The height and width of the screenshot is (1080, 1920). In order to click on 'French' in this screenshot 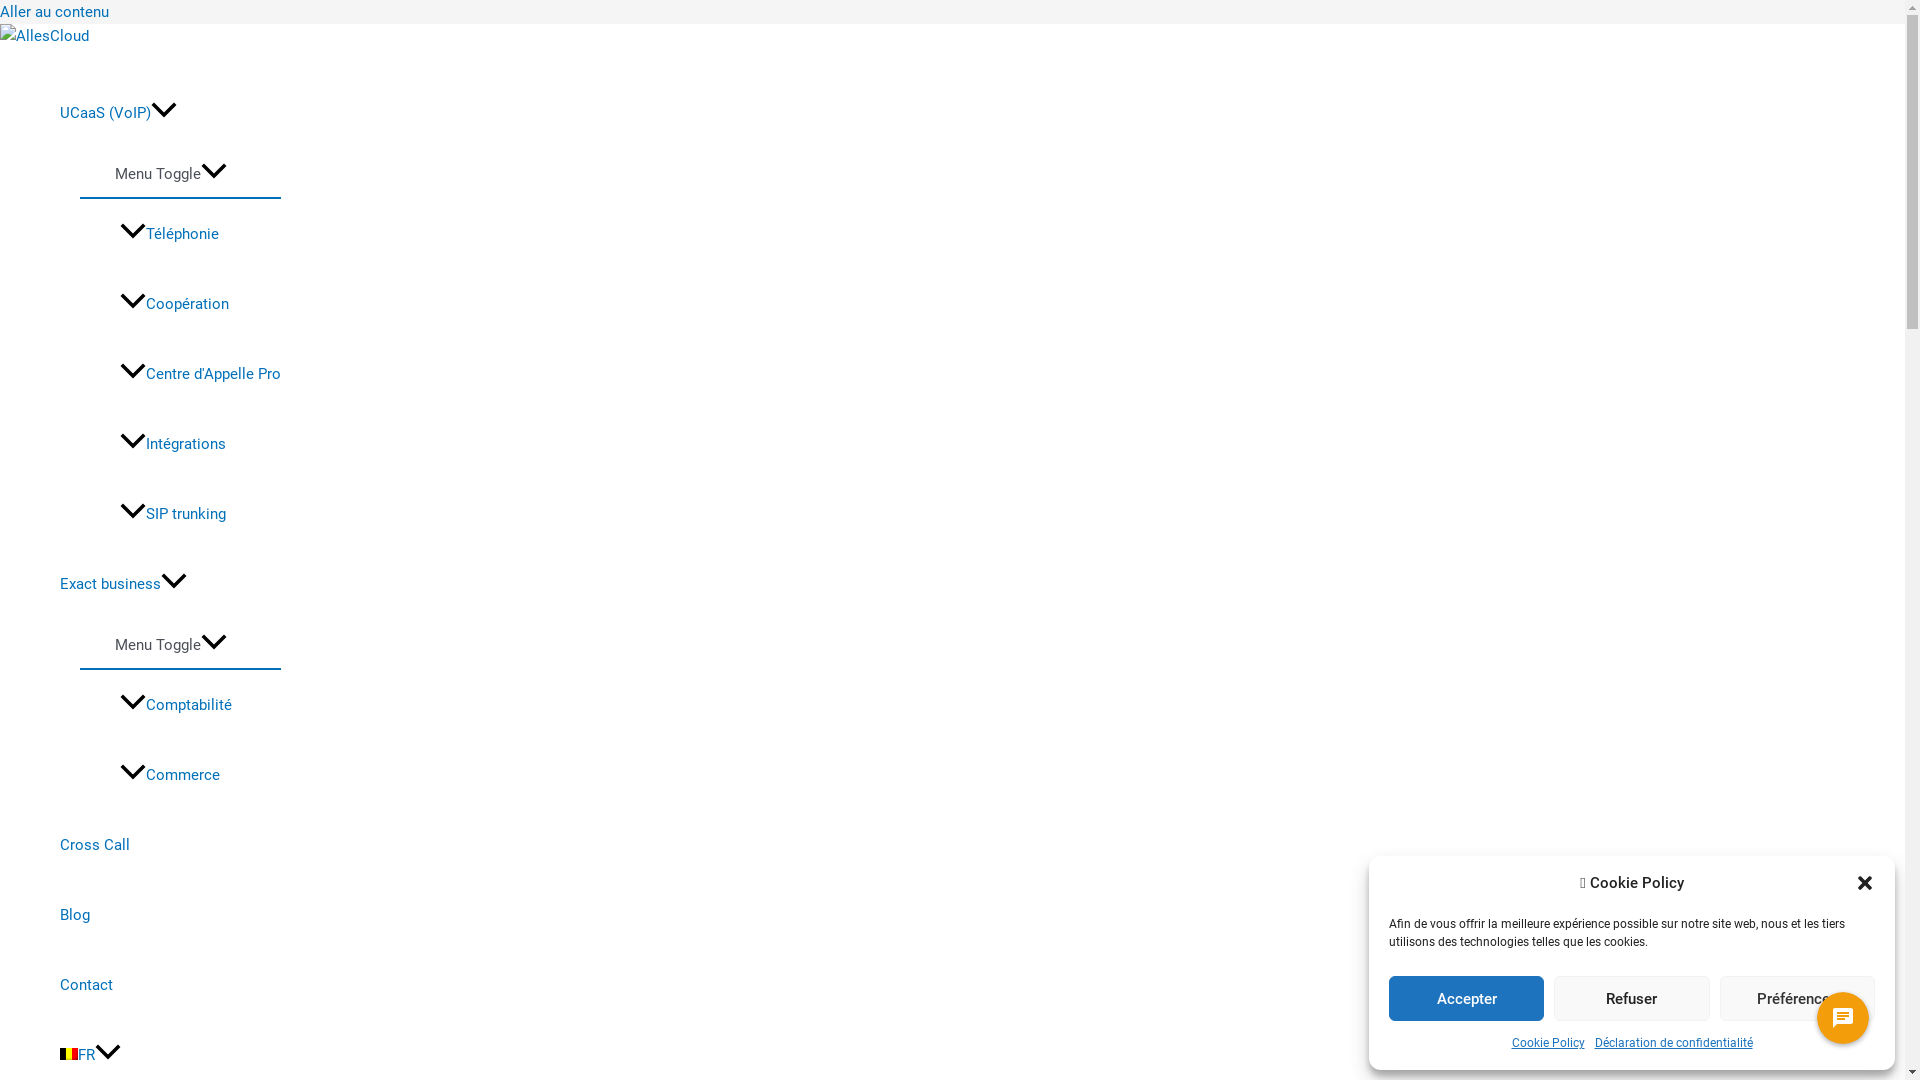, I will do `click(68, 1052)`.